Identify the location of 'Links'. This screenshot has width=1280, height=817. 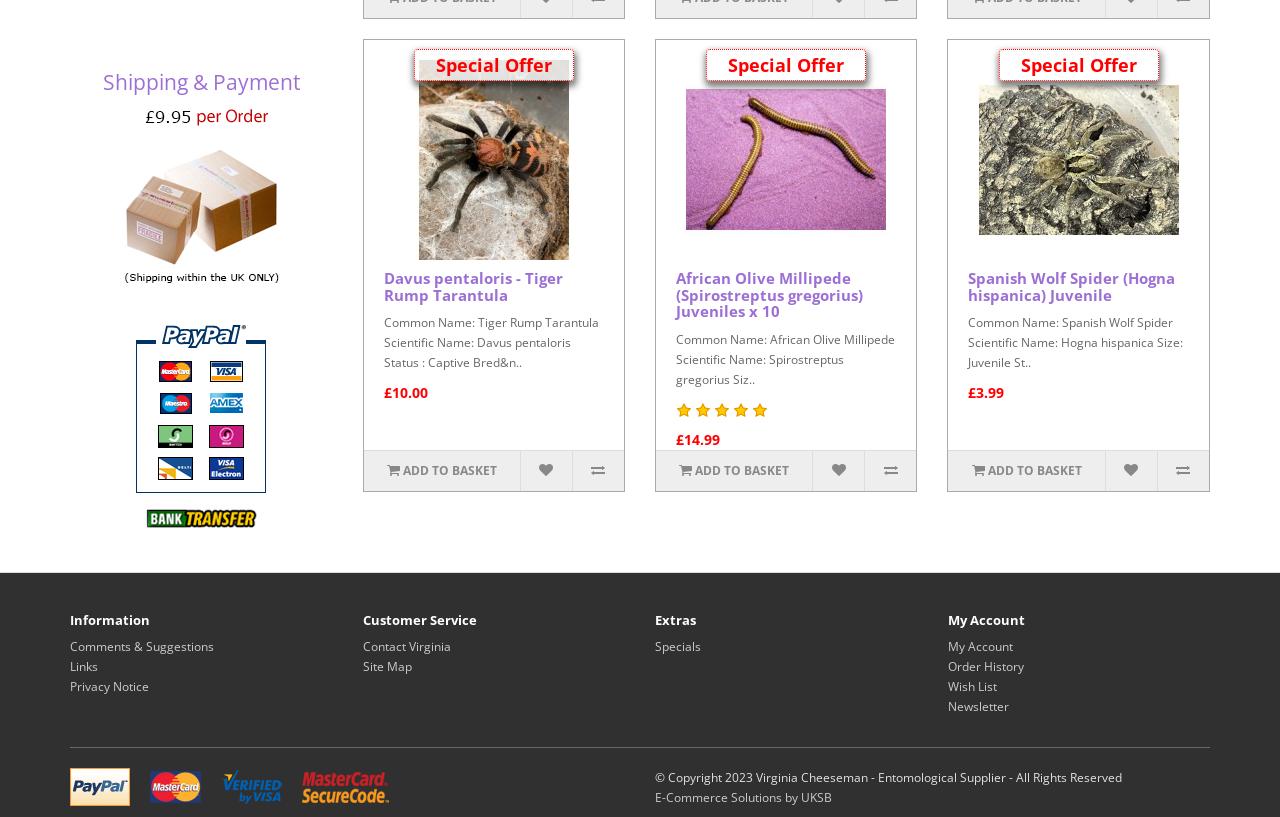
(82, 665).